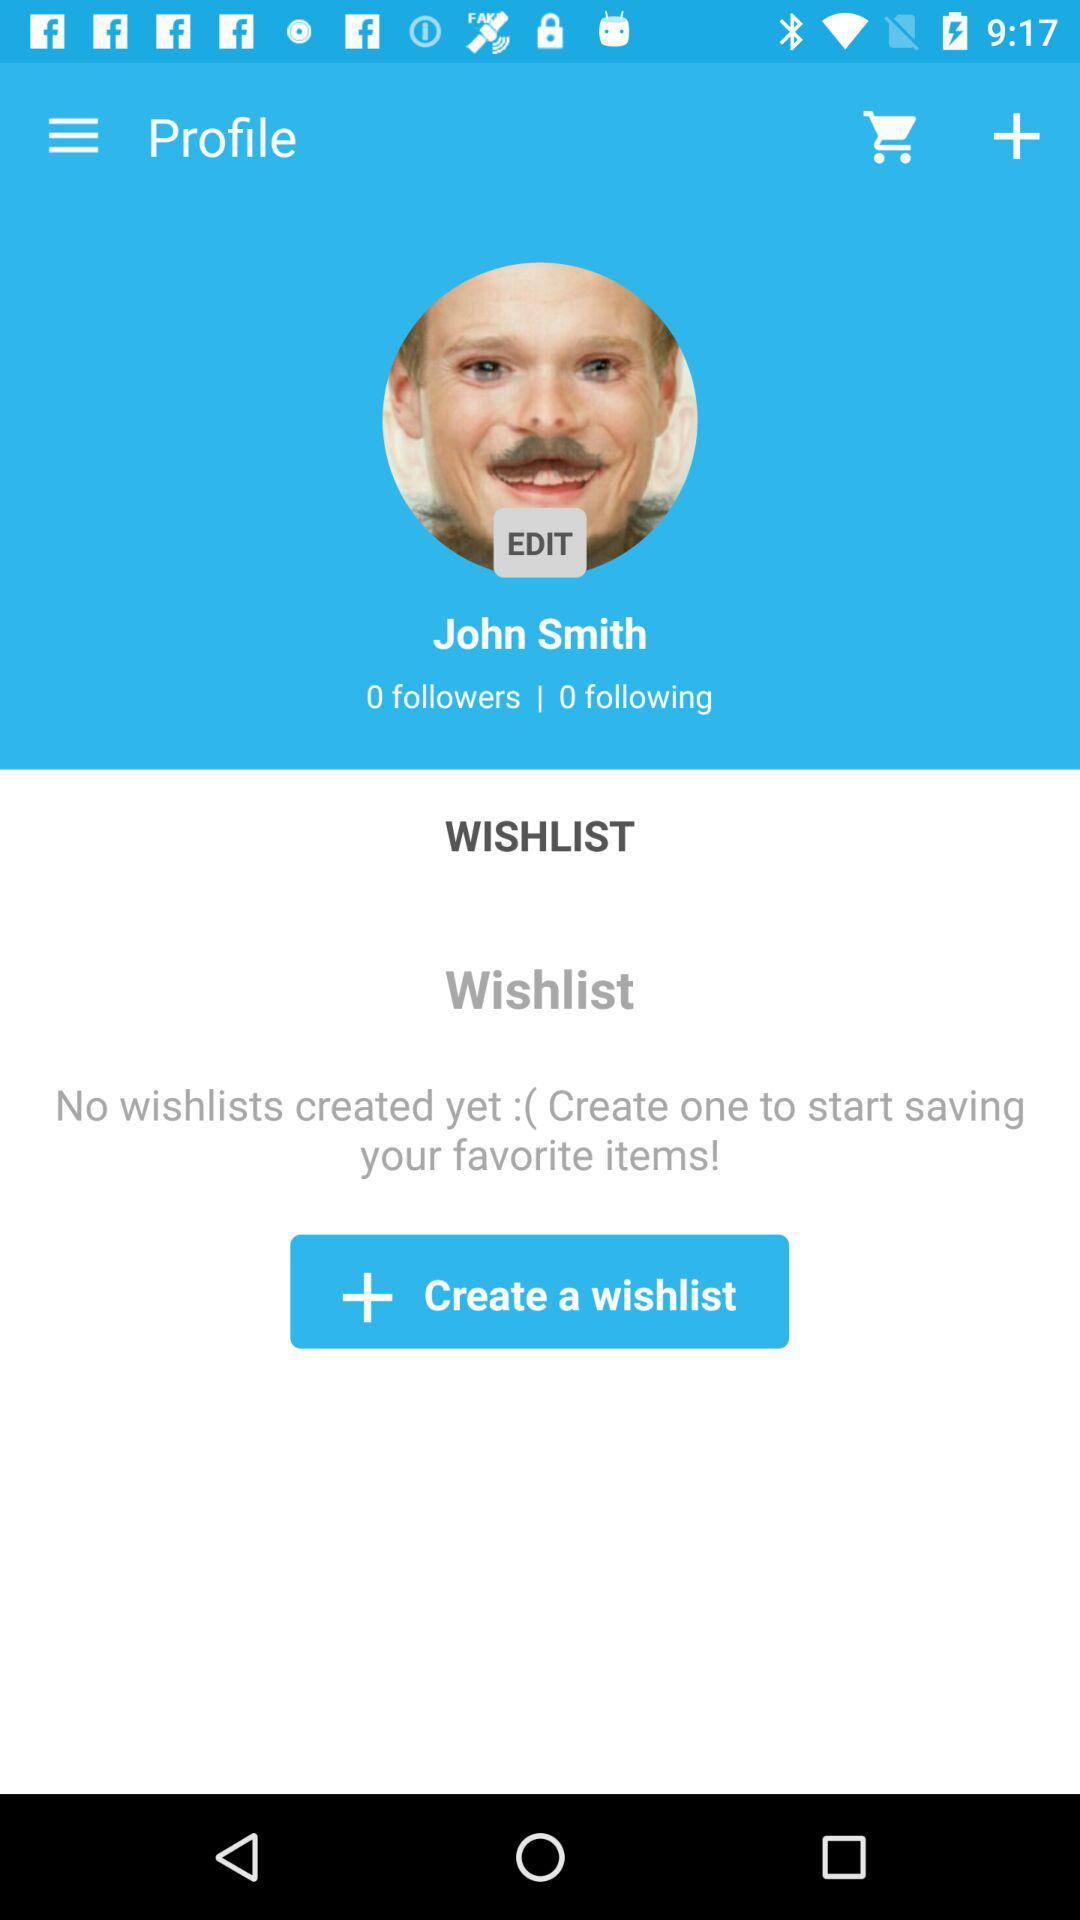 The width and height of the screenshot is (1080, 1920). What do you see at coordinates (540, 695) in the screenshot?
I see `icon below the john smith` at bounding box center [540, 695].